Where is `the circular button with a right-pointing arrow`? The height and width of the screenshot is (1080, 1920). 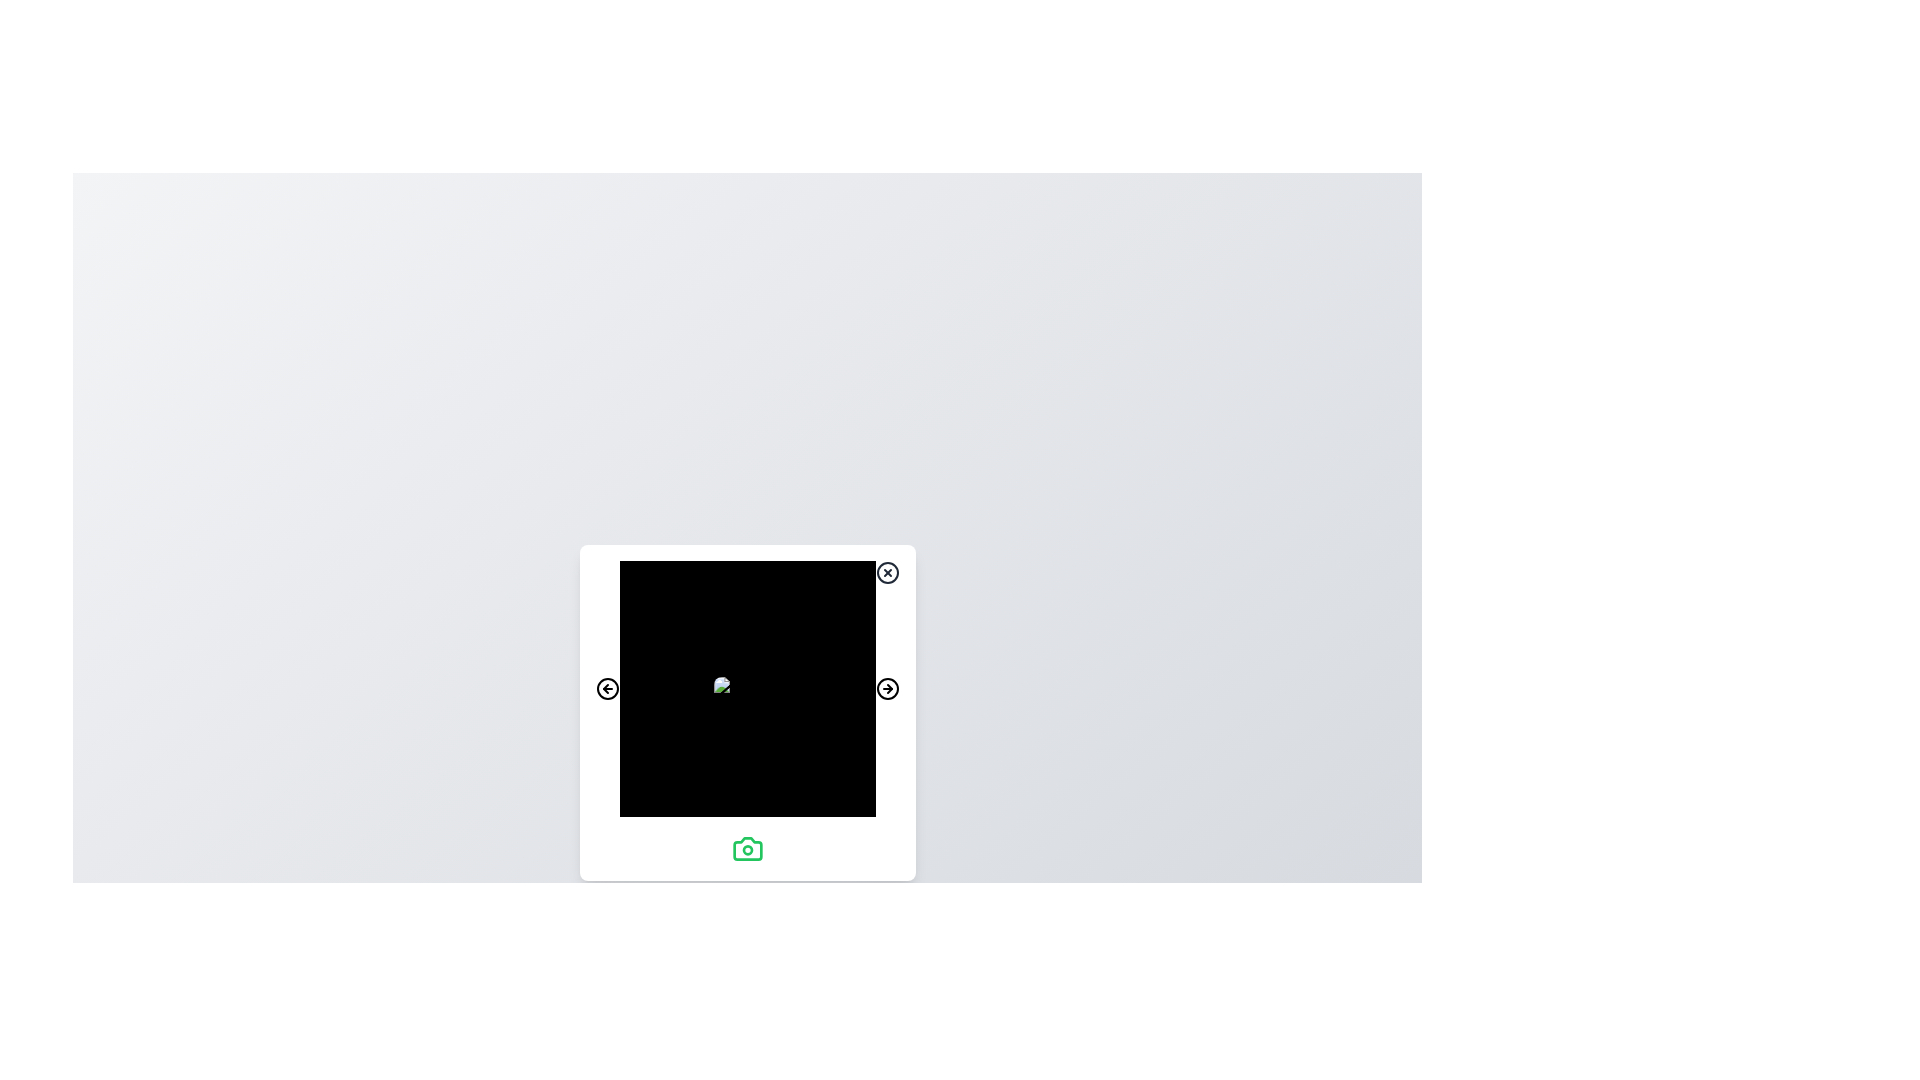 the circular button with a right-pointing arrow is located at coordinates (886, 688).